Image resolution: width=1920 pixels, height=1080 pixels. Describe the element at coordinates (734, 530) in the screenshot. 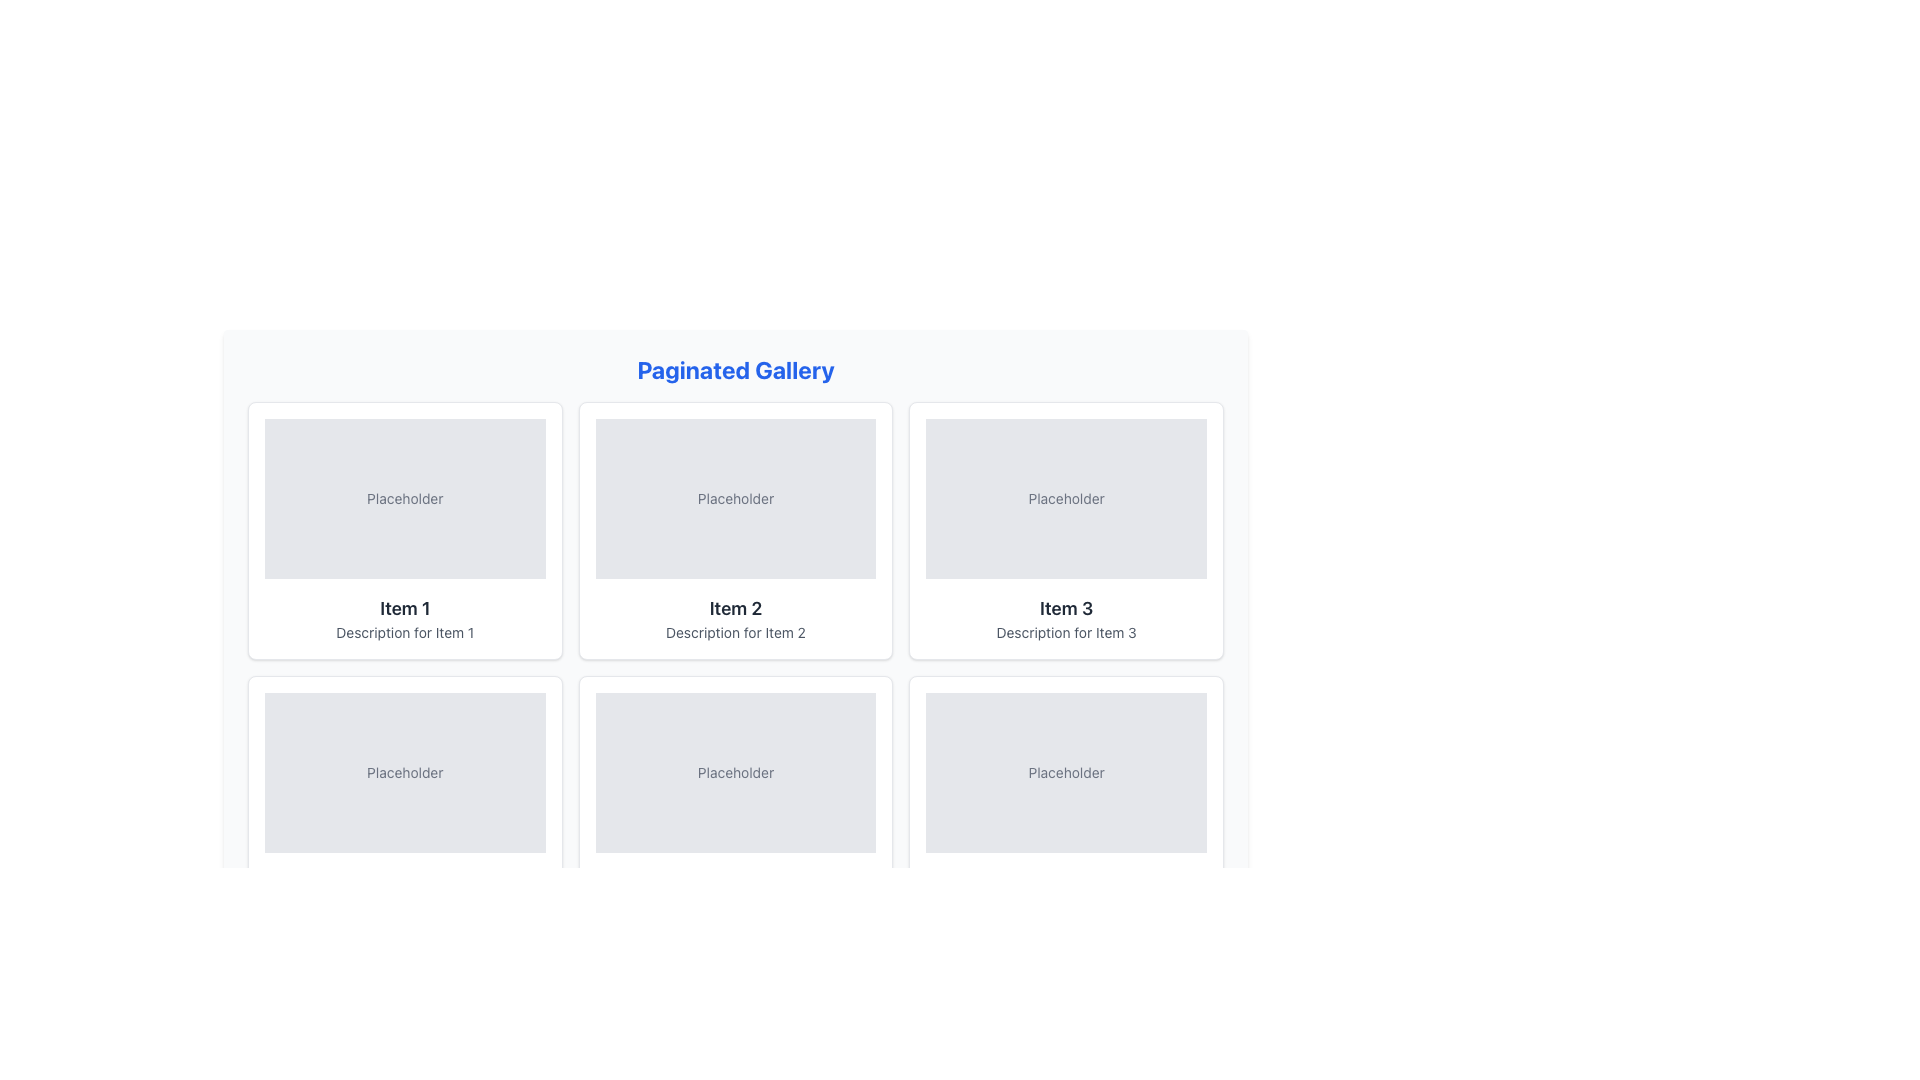

I see `the second item card in the gallery displaying content for 'Item 2'` at that location.